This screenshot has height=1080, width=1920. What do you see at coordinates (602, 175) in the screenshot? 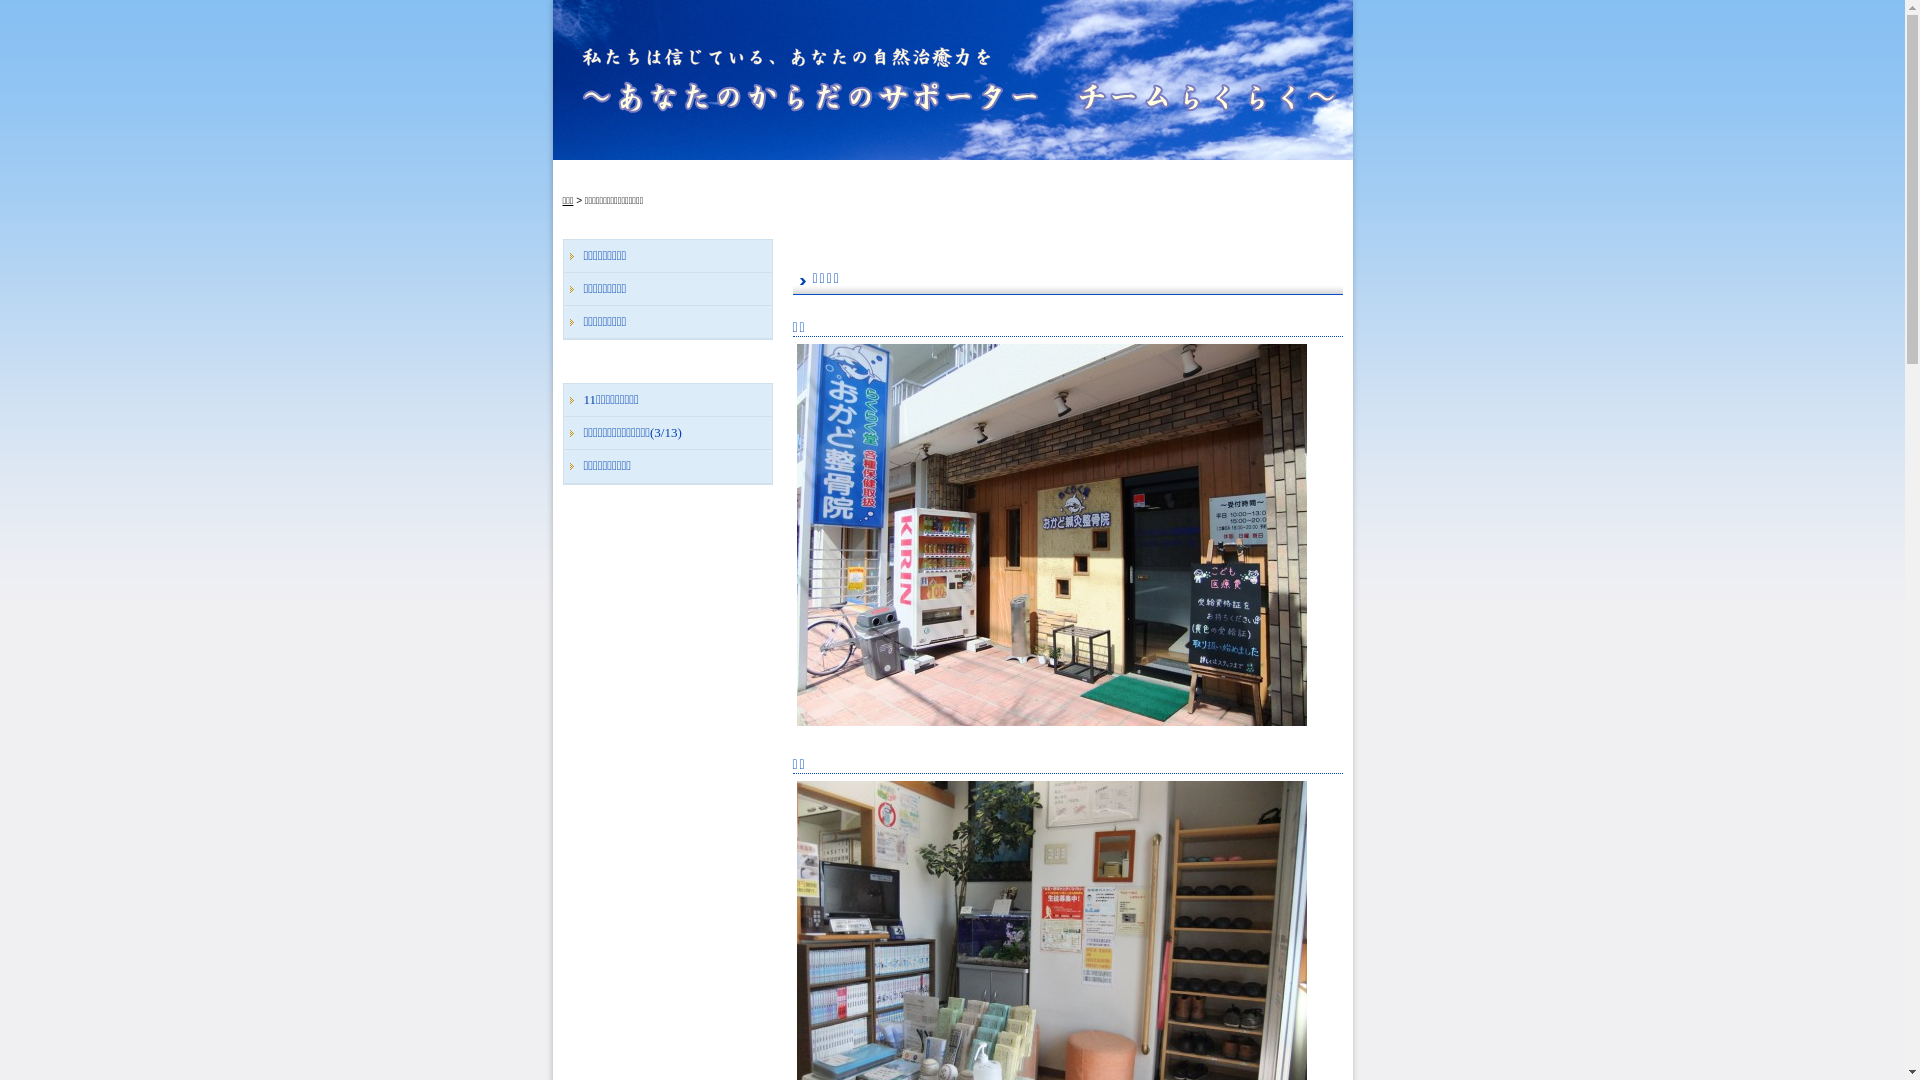
I see `'TOP'` at bounding box center [602, 175].